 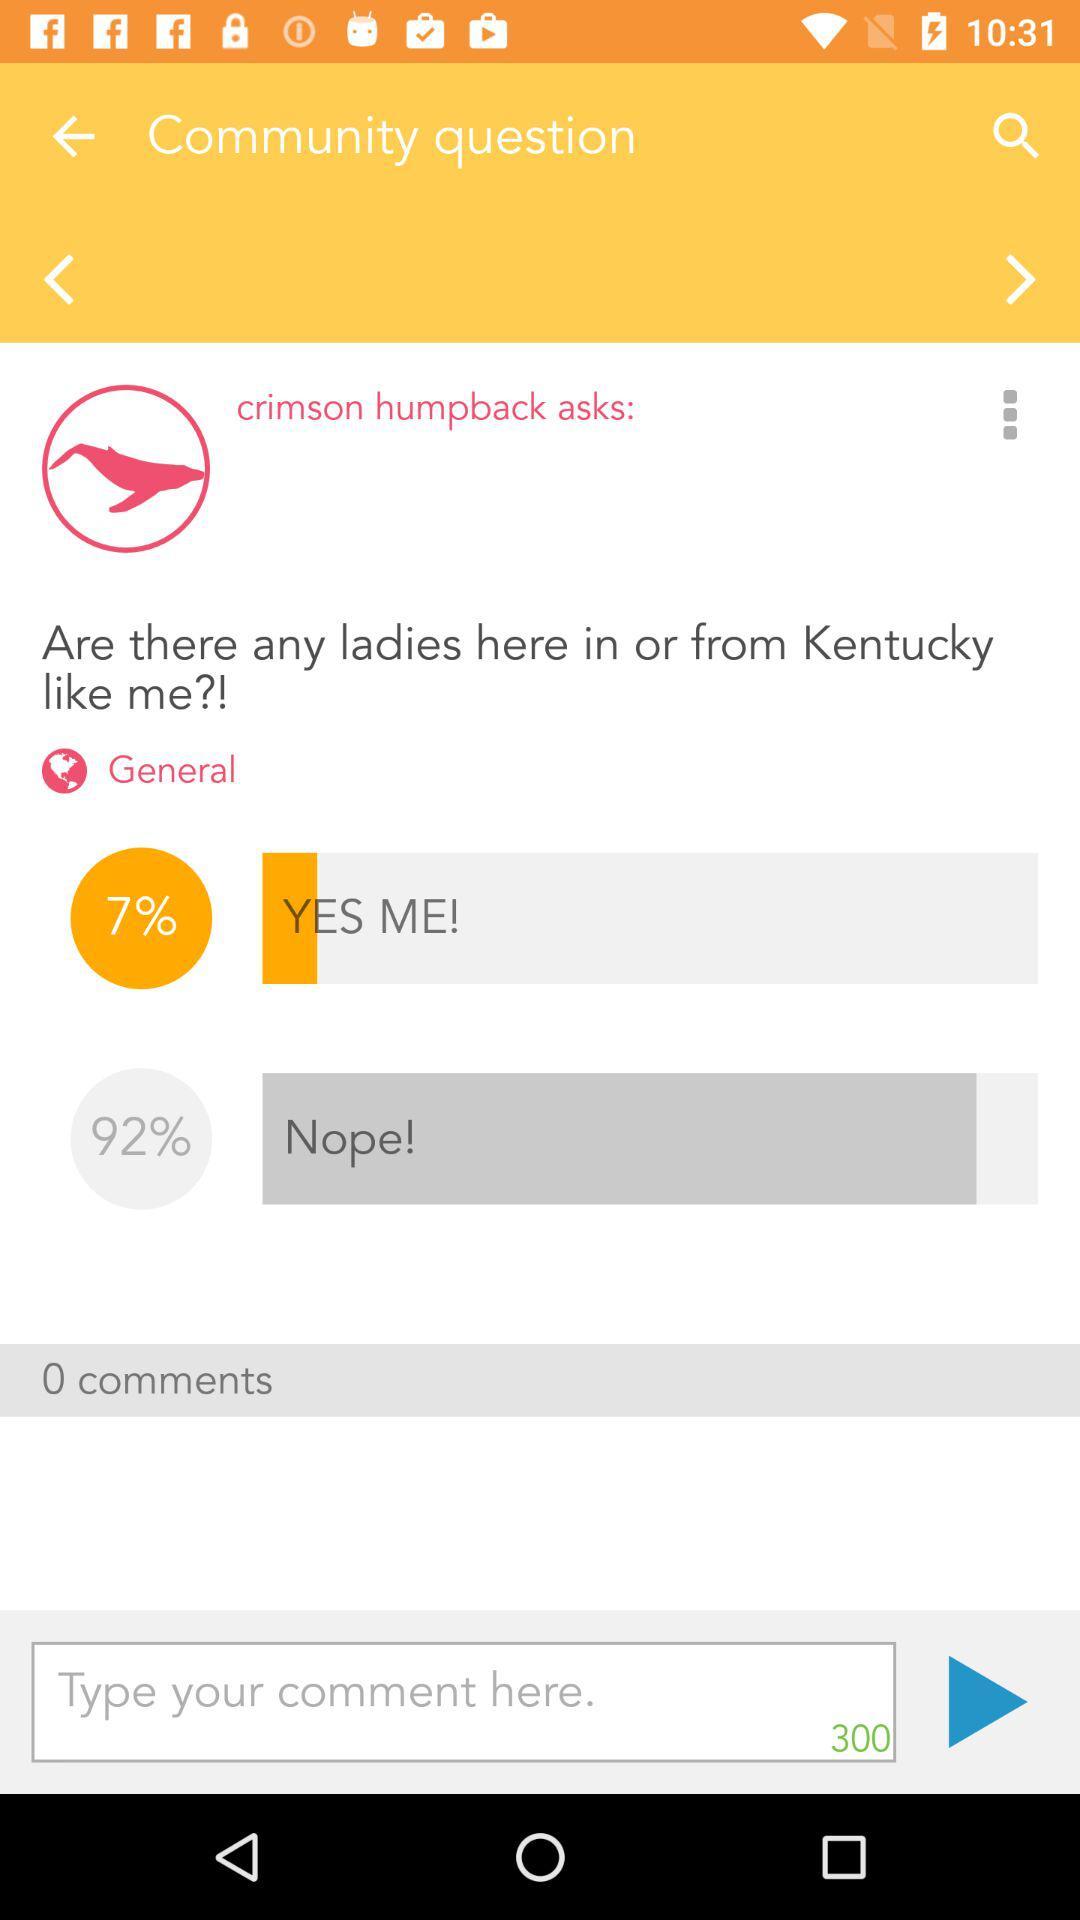 What do you see at coordinates (987, 1701) in the screenshot?
I see `icon below the 0 comments item` at bounding box center [987, 1701].